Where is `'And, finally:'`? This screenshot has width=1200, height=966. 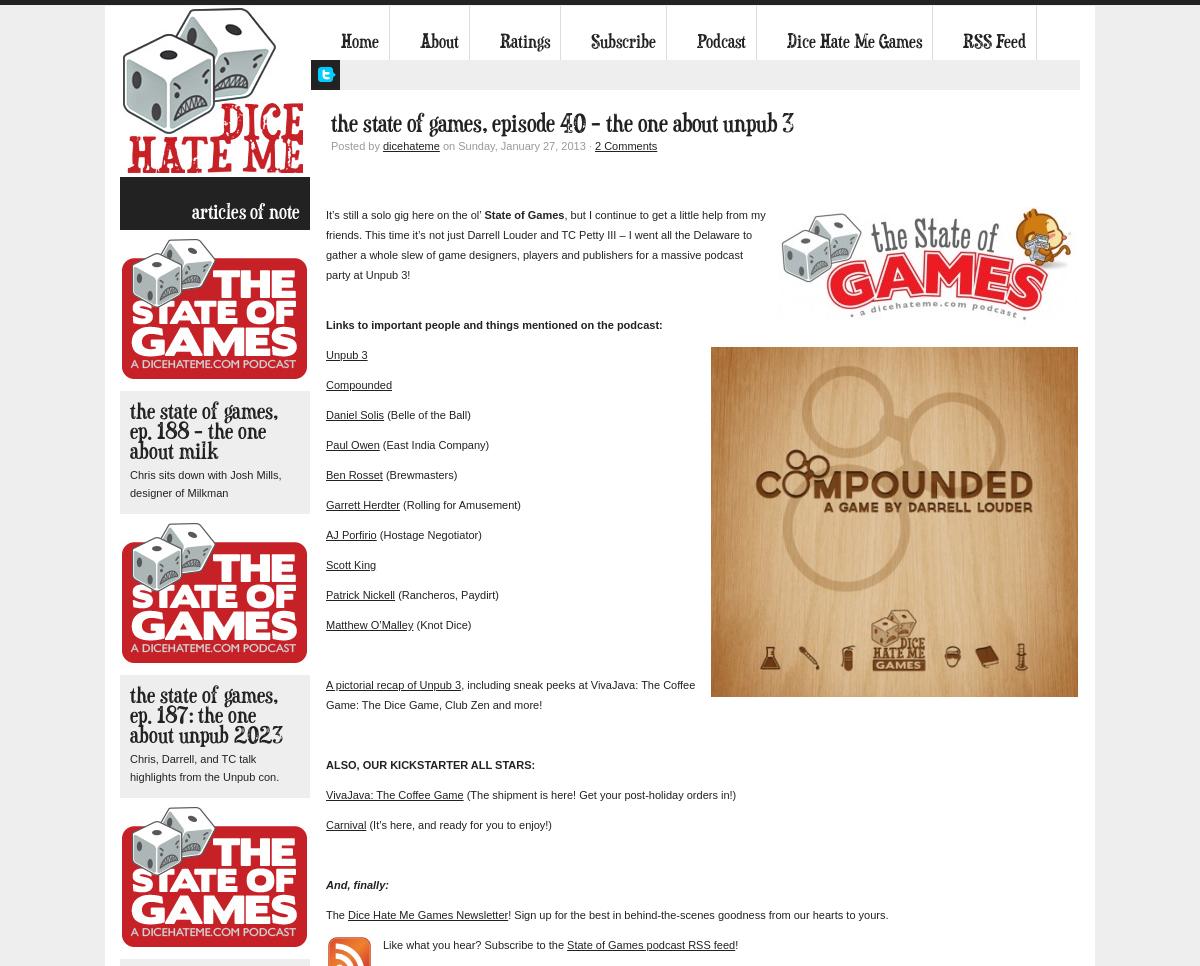 'And, finally:' is located at coordinates (357, 884).